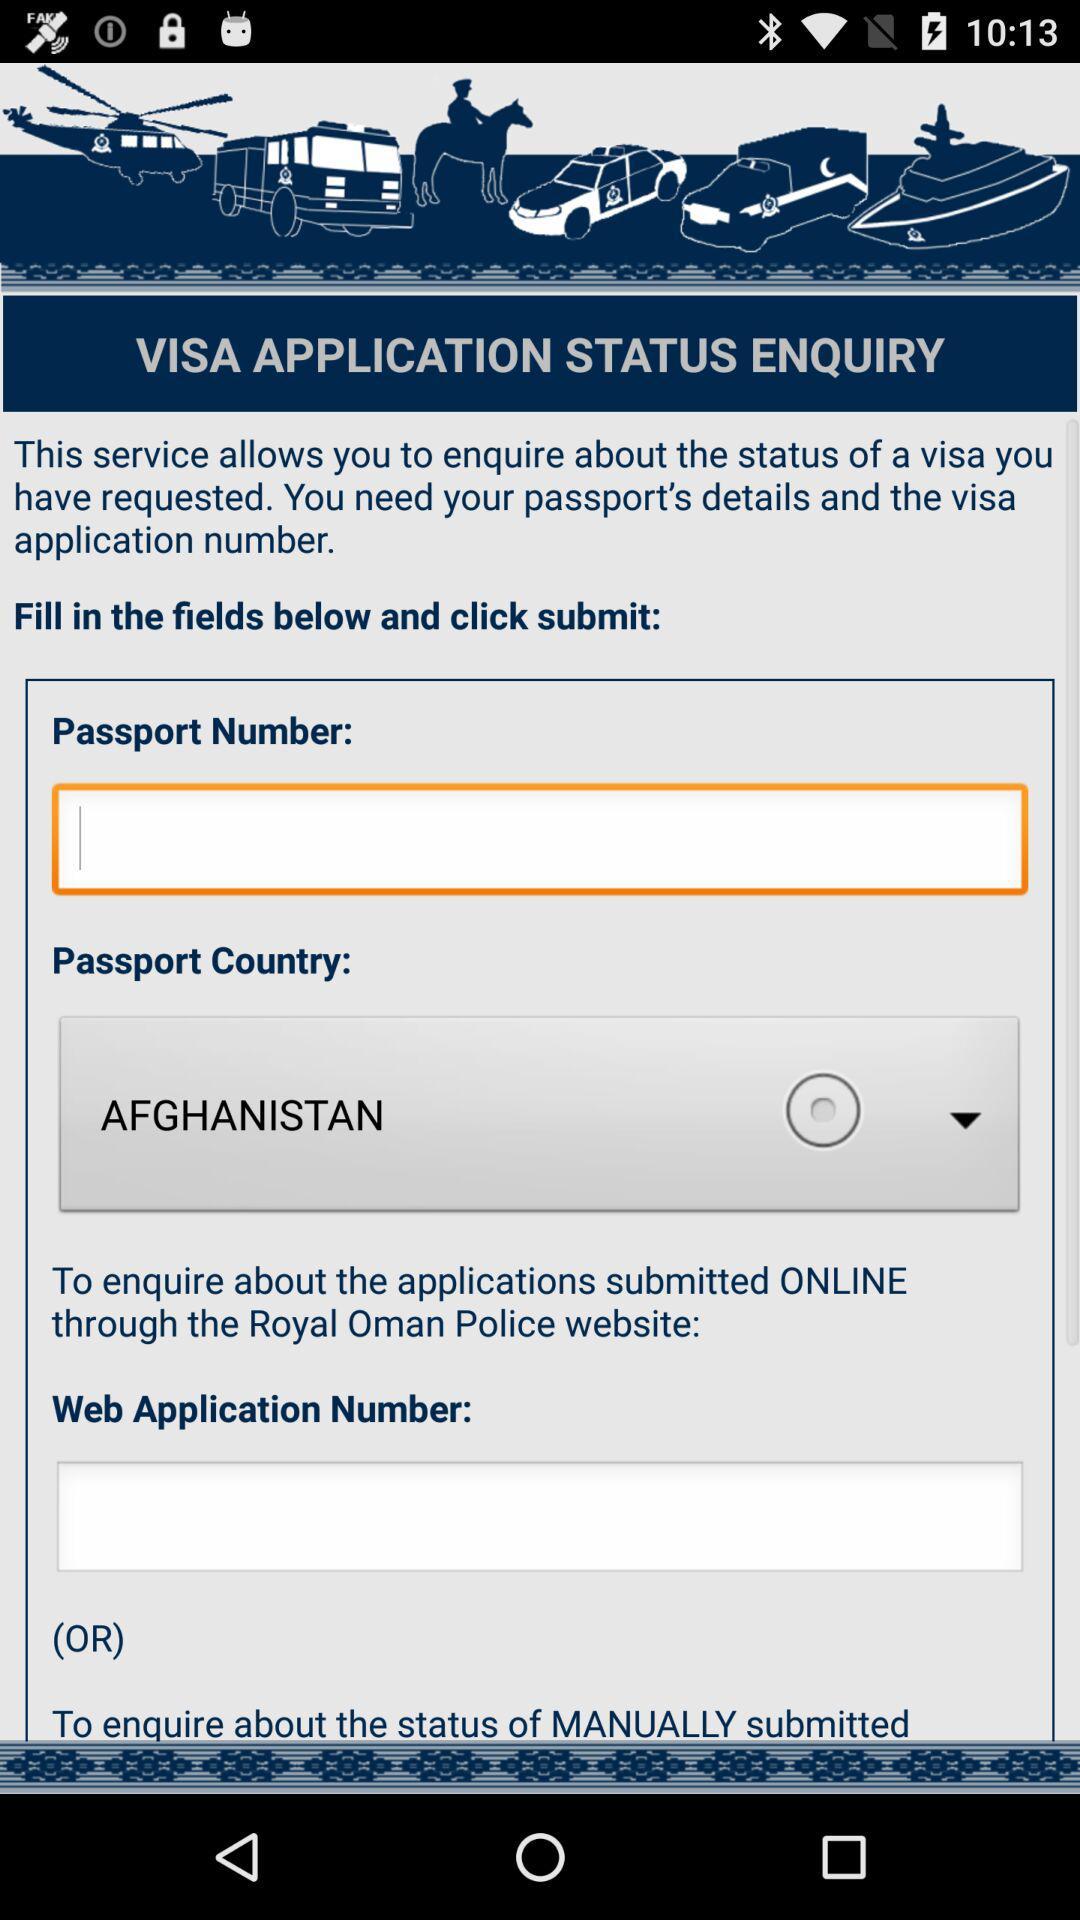 The image size is (1080, 1920). I want to click on shows web application number, so click(540, 1521).